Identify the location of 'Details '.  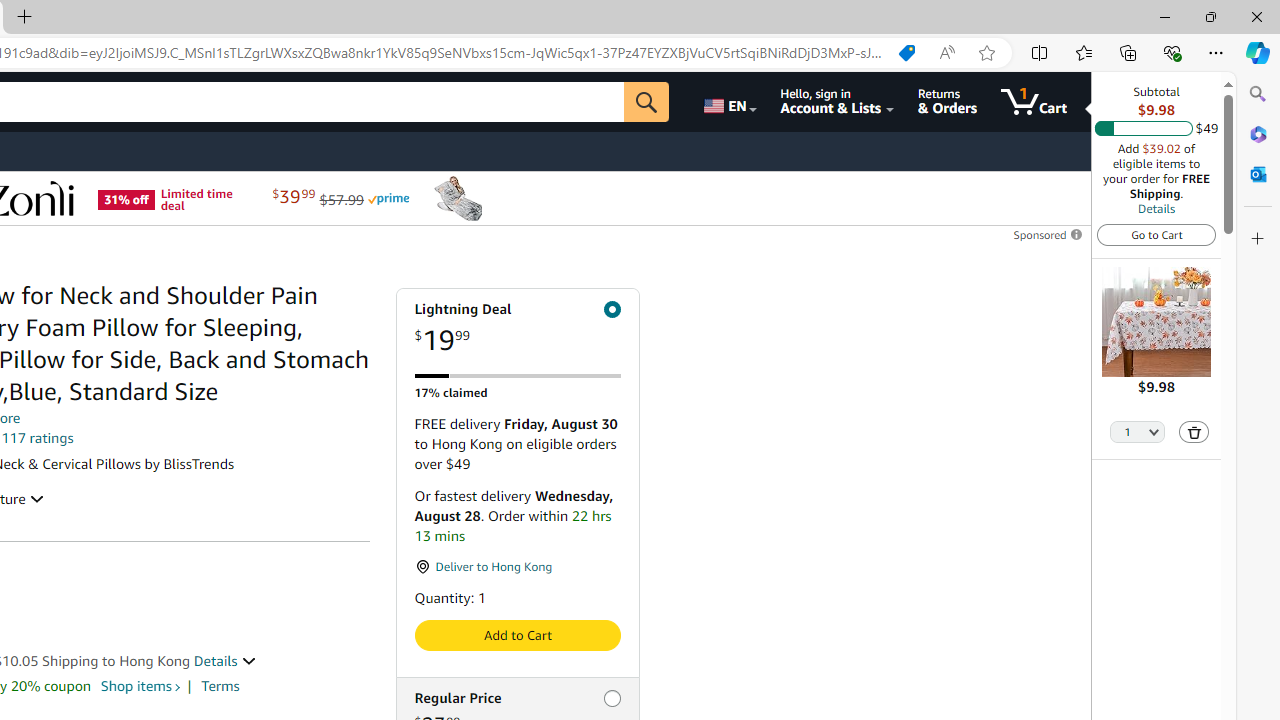
(225, 660).